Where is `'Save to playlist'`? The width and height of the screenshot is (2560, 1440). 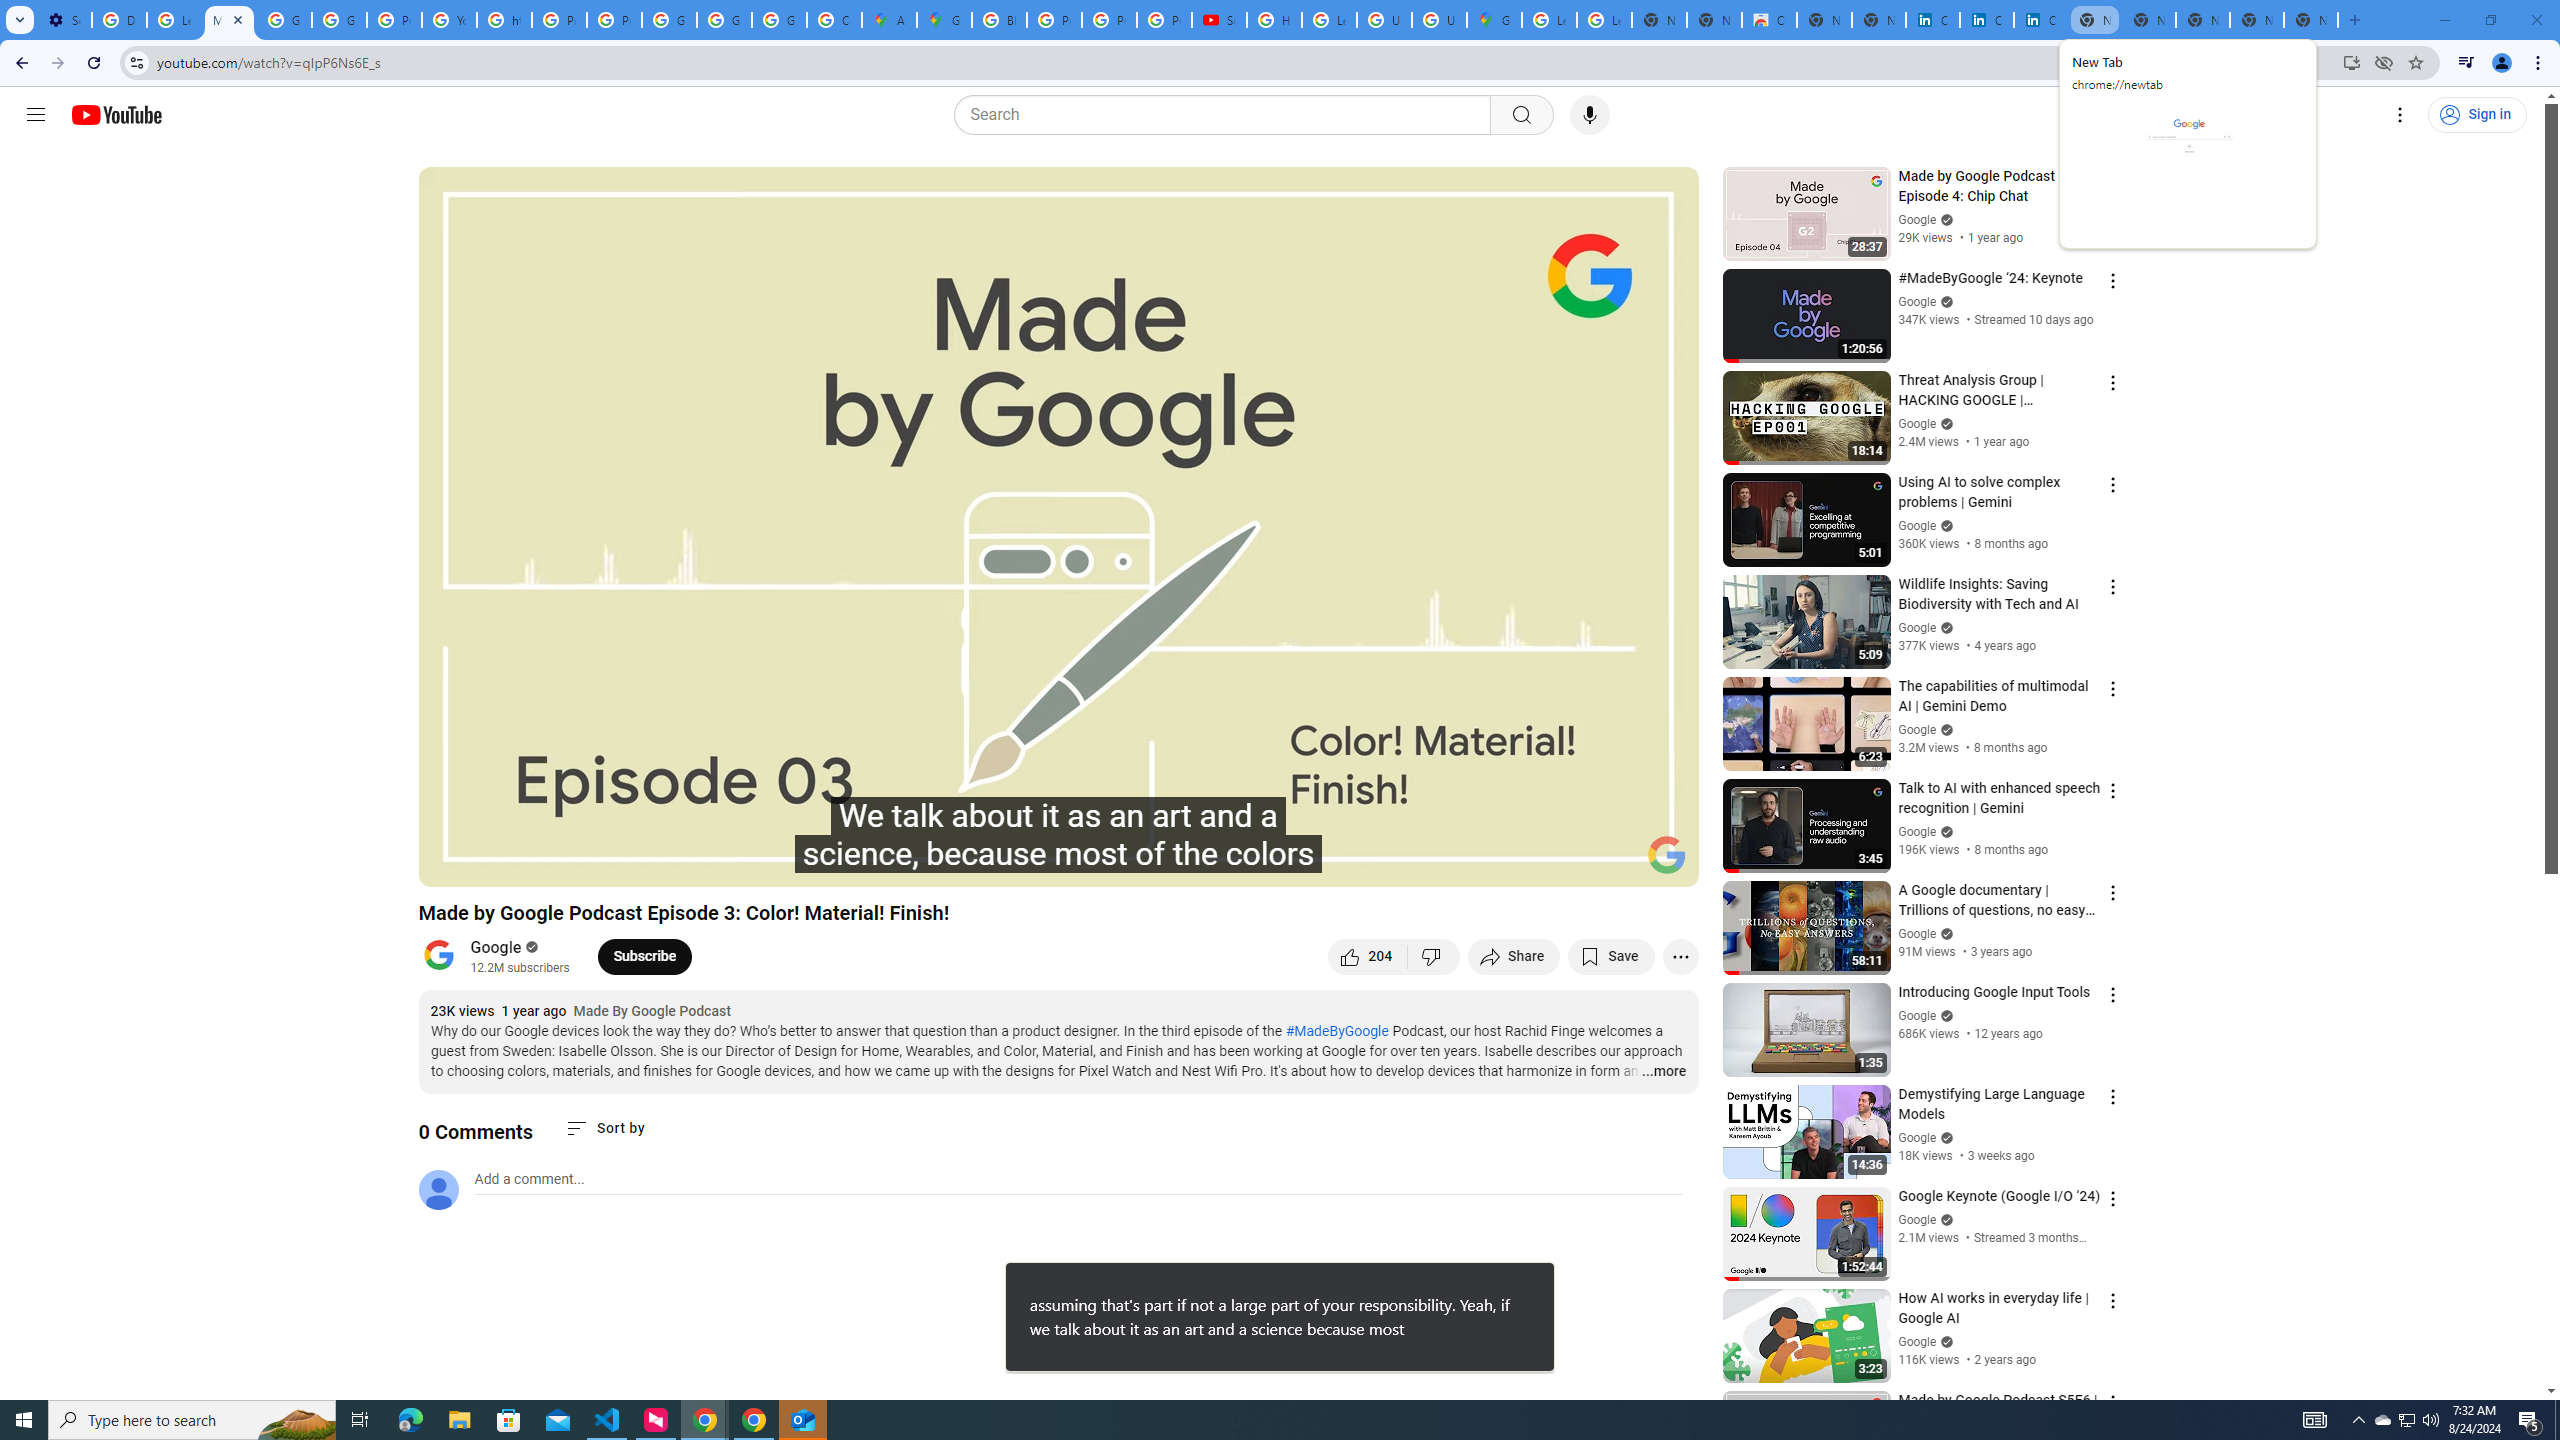 'Save to playlist' is located at coordinates (1610, 955).